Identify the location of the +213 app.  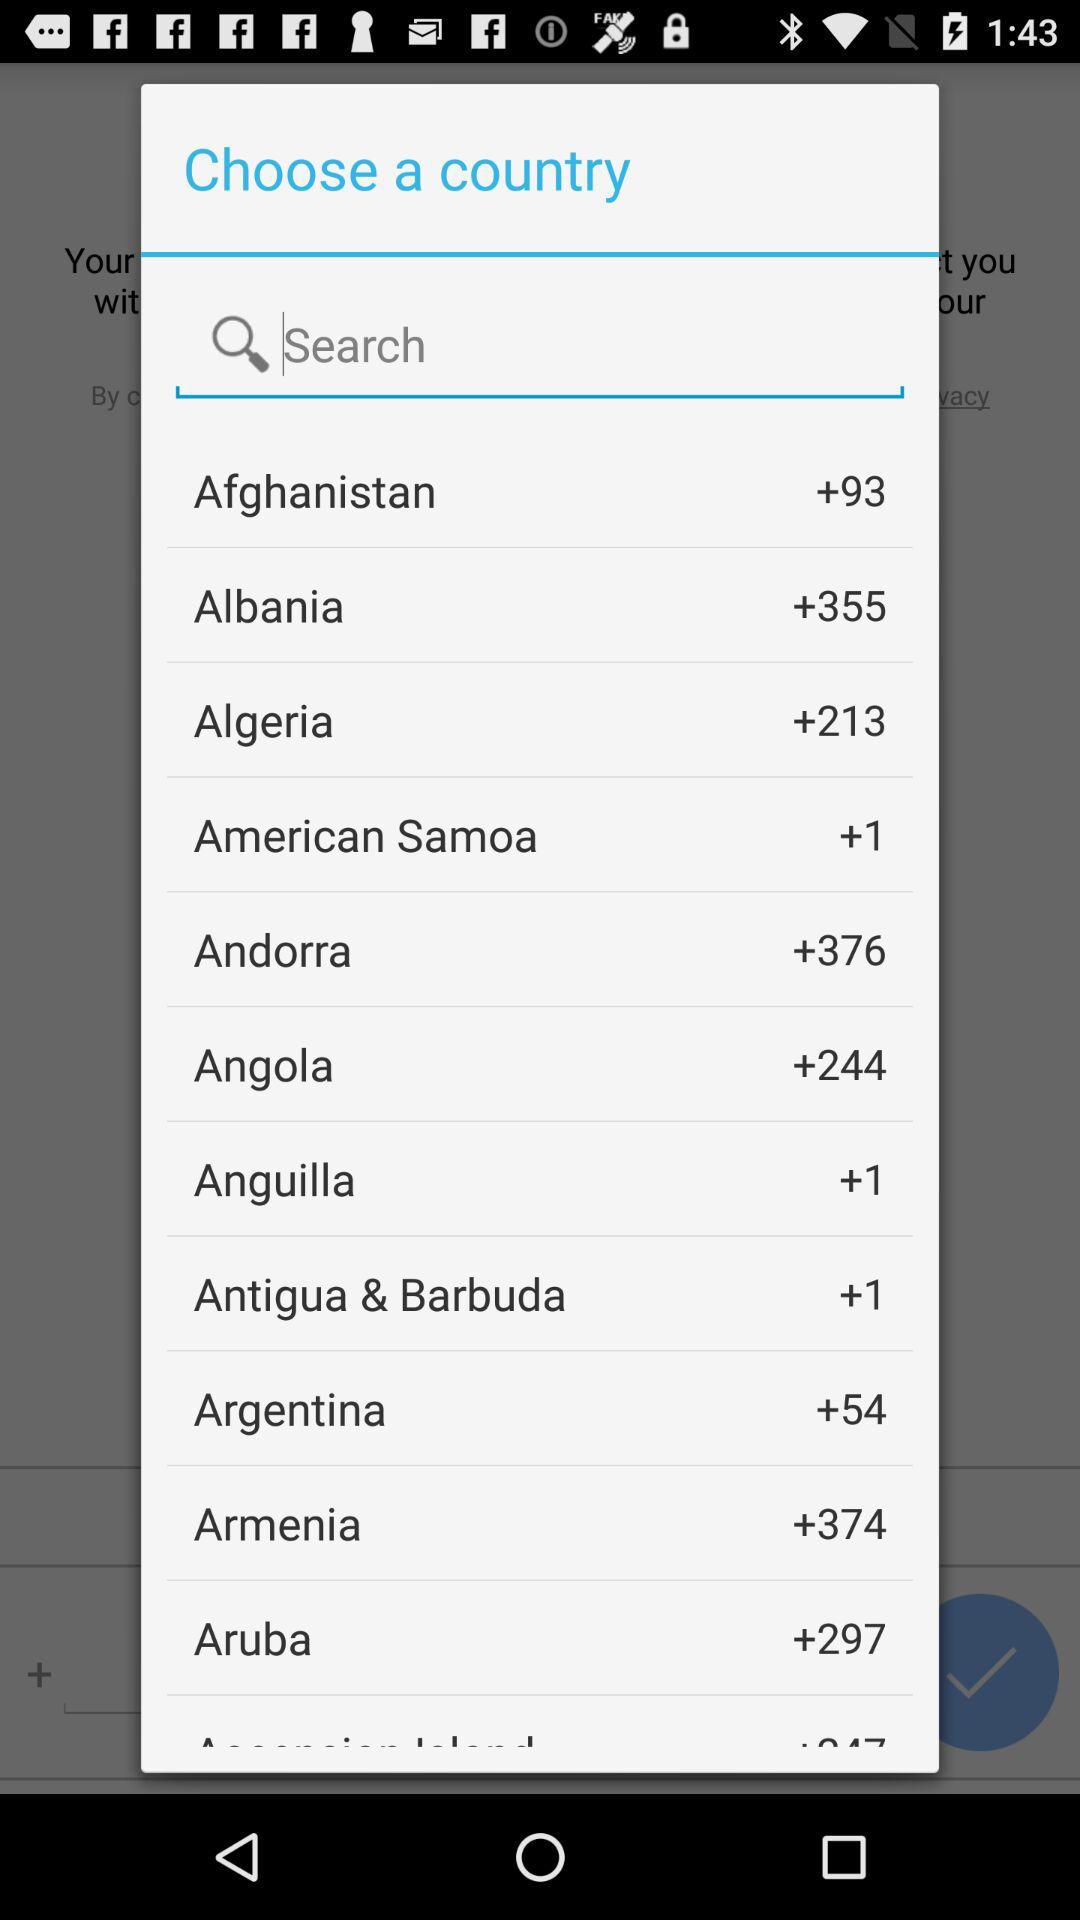
(839, 719).